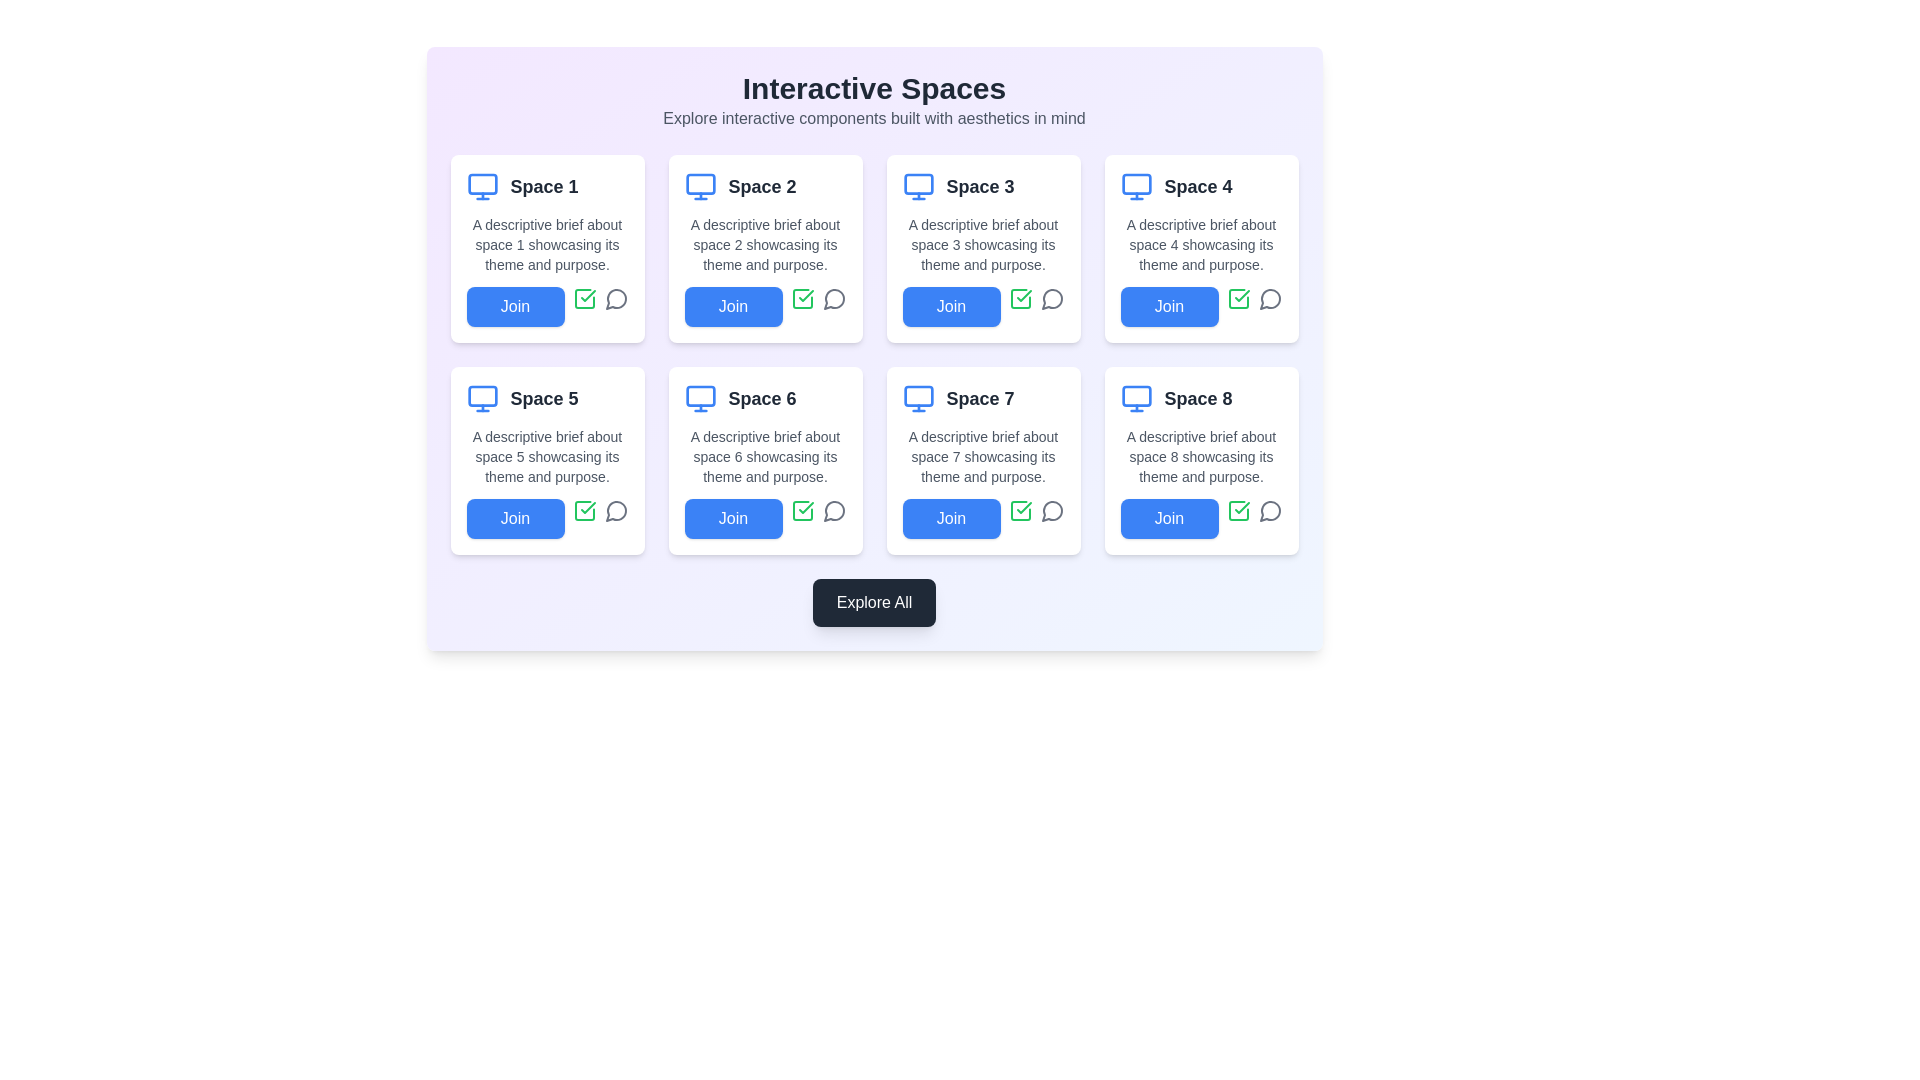 Image resolution: width=1920 pixels, height=1080 pixels. Describe the element at coordinates (874, 87) in the screenshot. I see `the large, bold heading text 'Interactive Spaces' located at the top center of the interface` at that location.